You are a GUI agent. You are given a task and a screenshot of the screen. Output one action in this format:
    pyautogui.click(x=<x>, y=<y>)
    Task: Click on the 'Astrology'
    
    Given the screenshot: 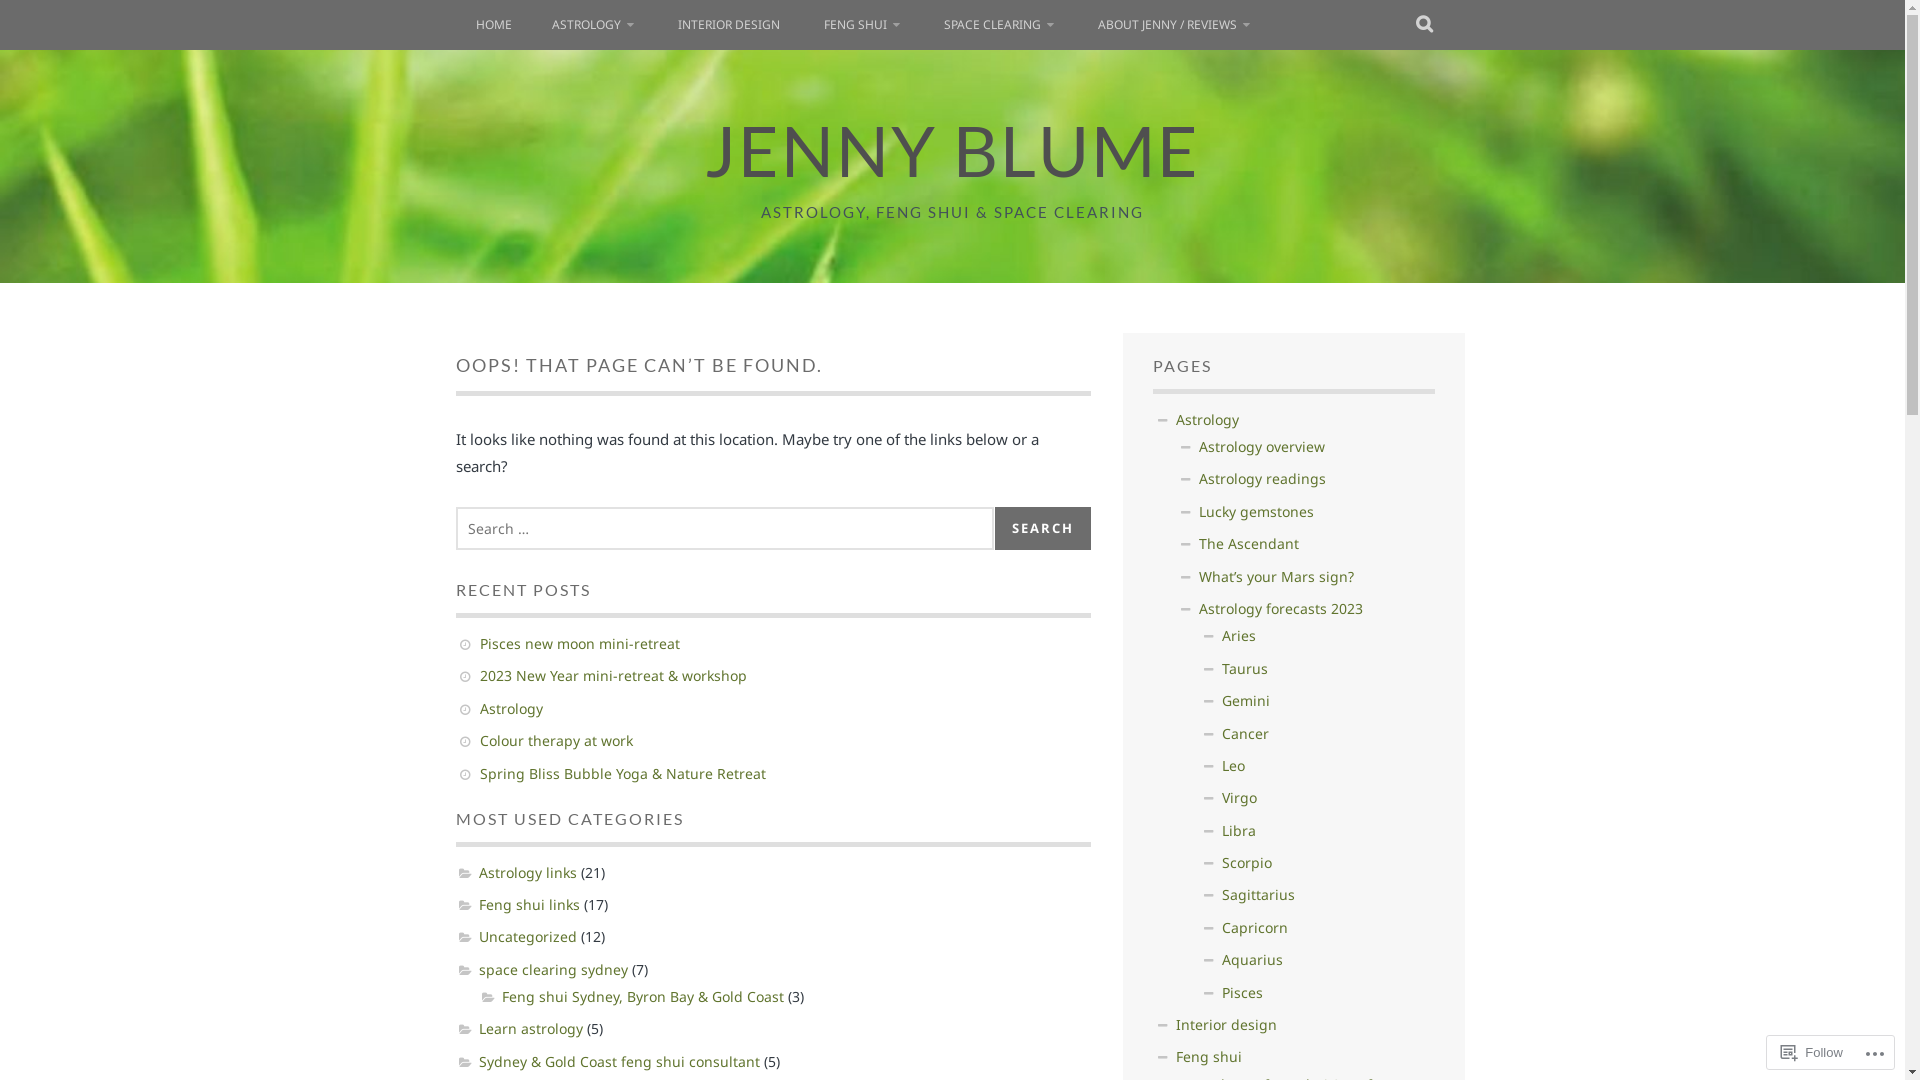 What is the action you would take?
    pyautogui.click(x=511, y=707)
    